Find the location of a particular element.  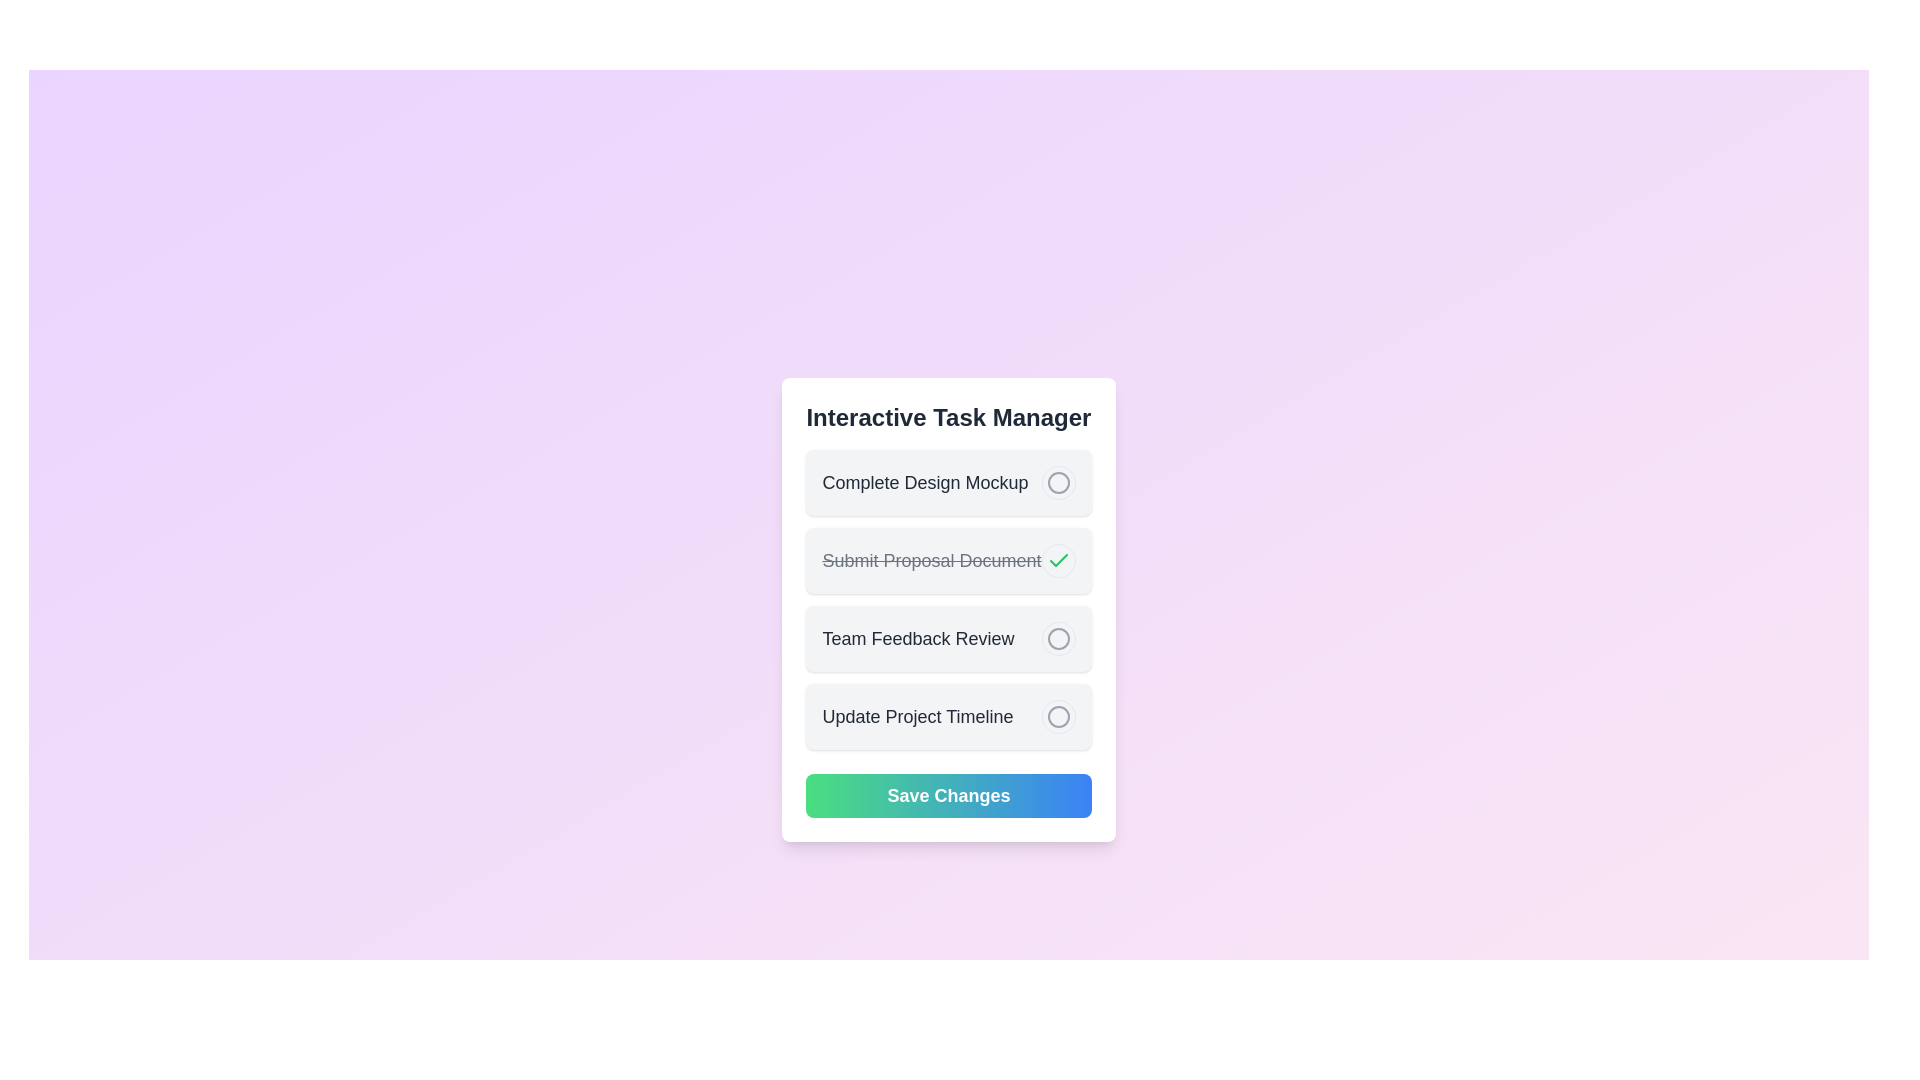

the 'Save Changes' button to save the current state of the checklist is located at coordinates (948, 794).